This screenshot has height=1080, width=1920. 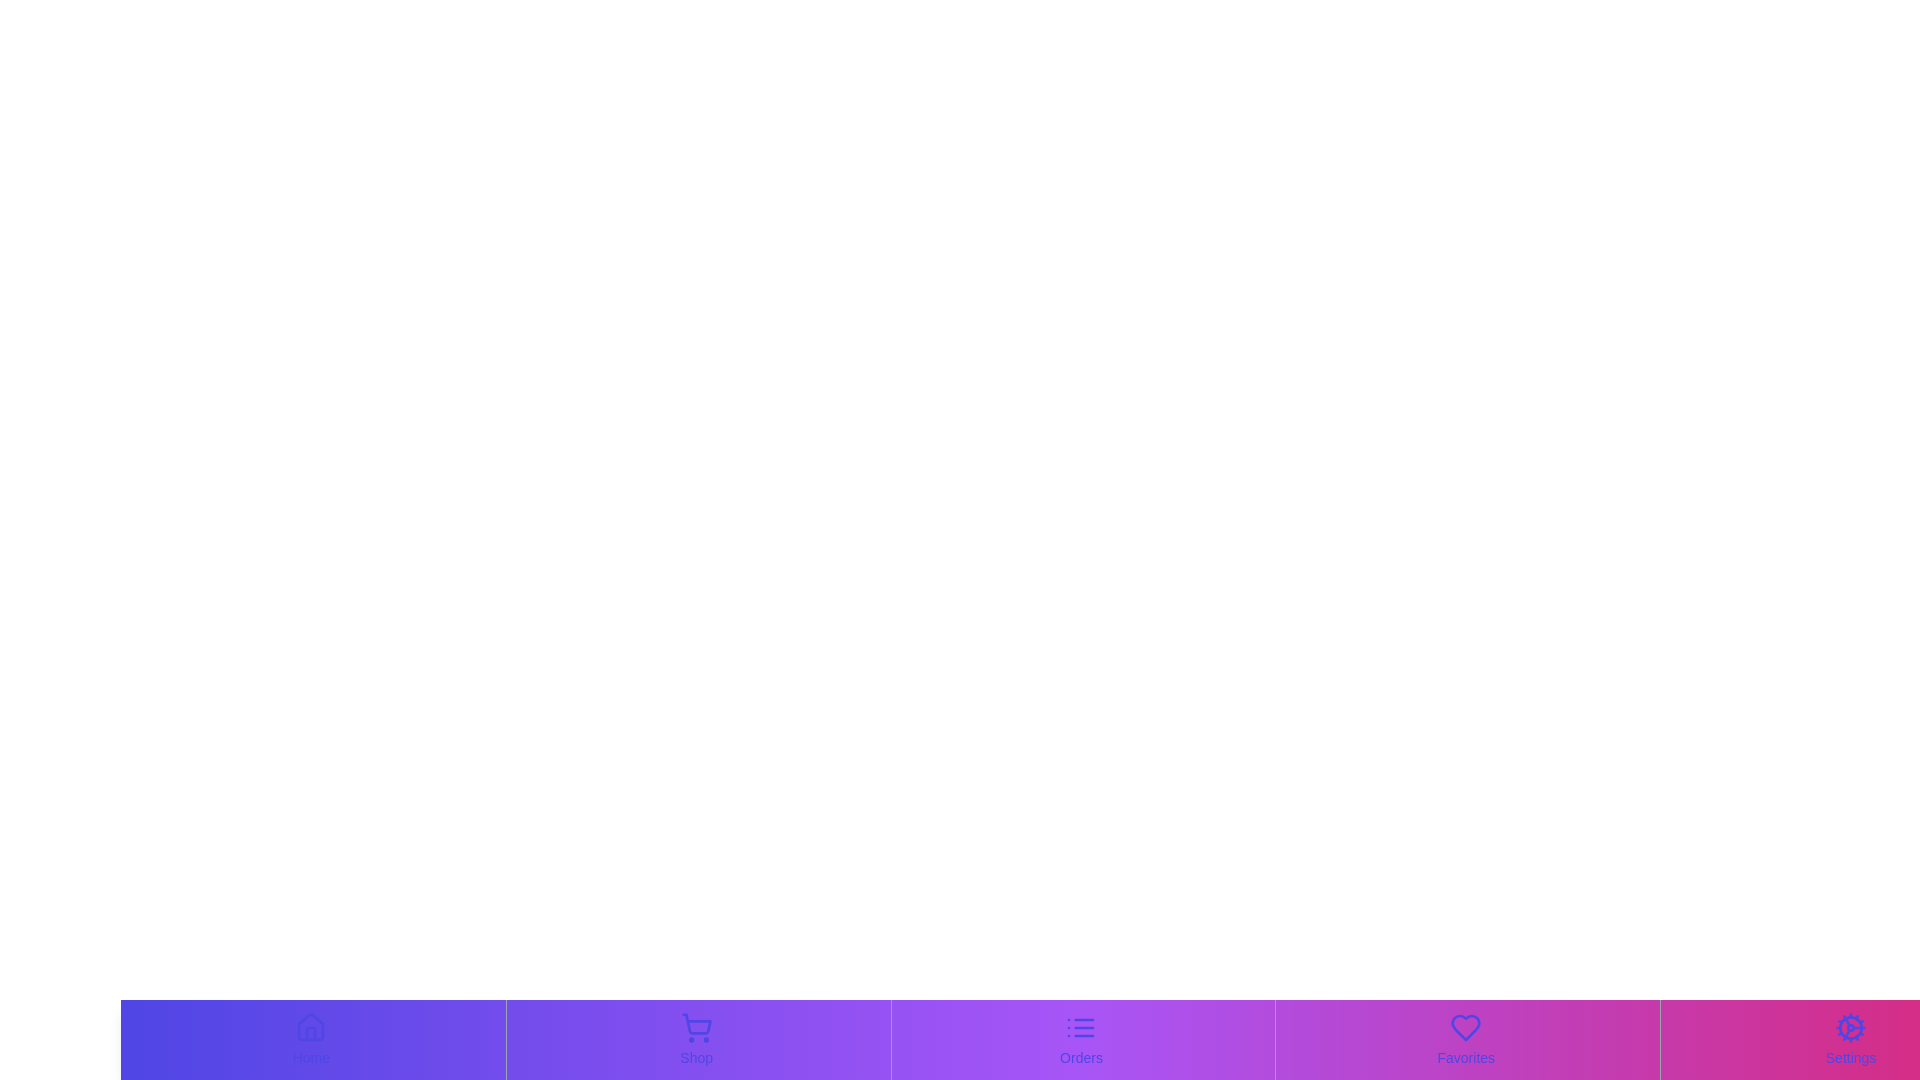 What do you see at coordinates (696, 1039) in the screenshot?
I see `the Shop tab by clicking on its corresponding button` at bounding box center [696, 1039].